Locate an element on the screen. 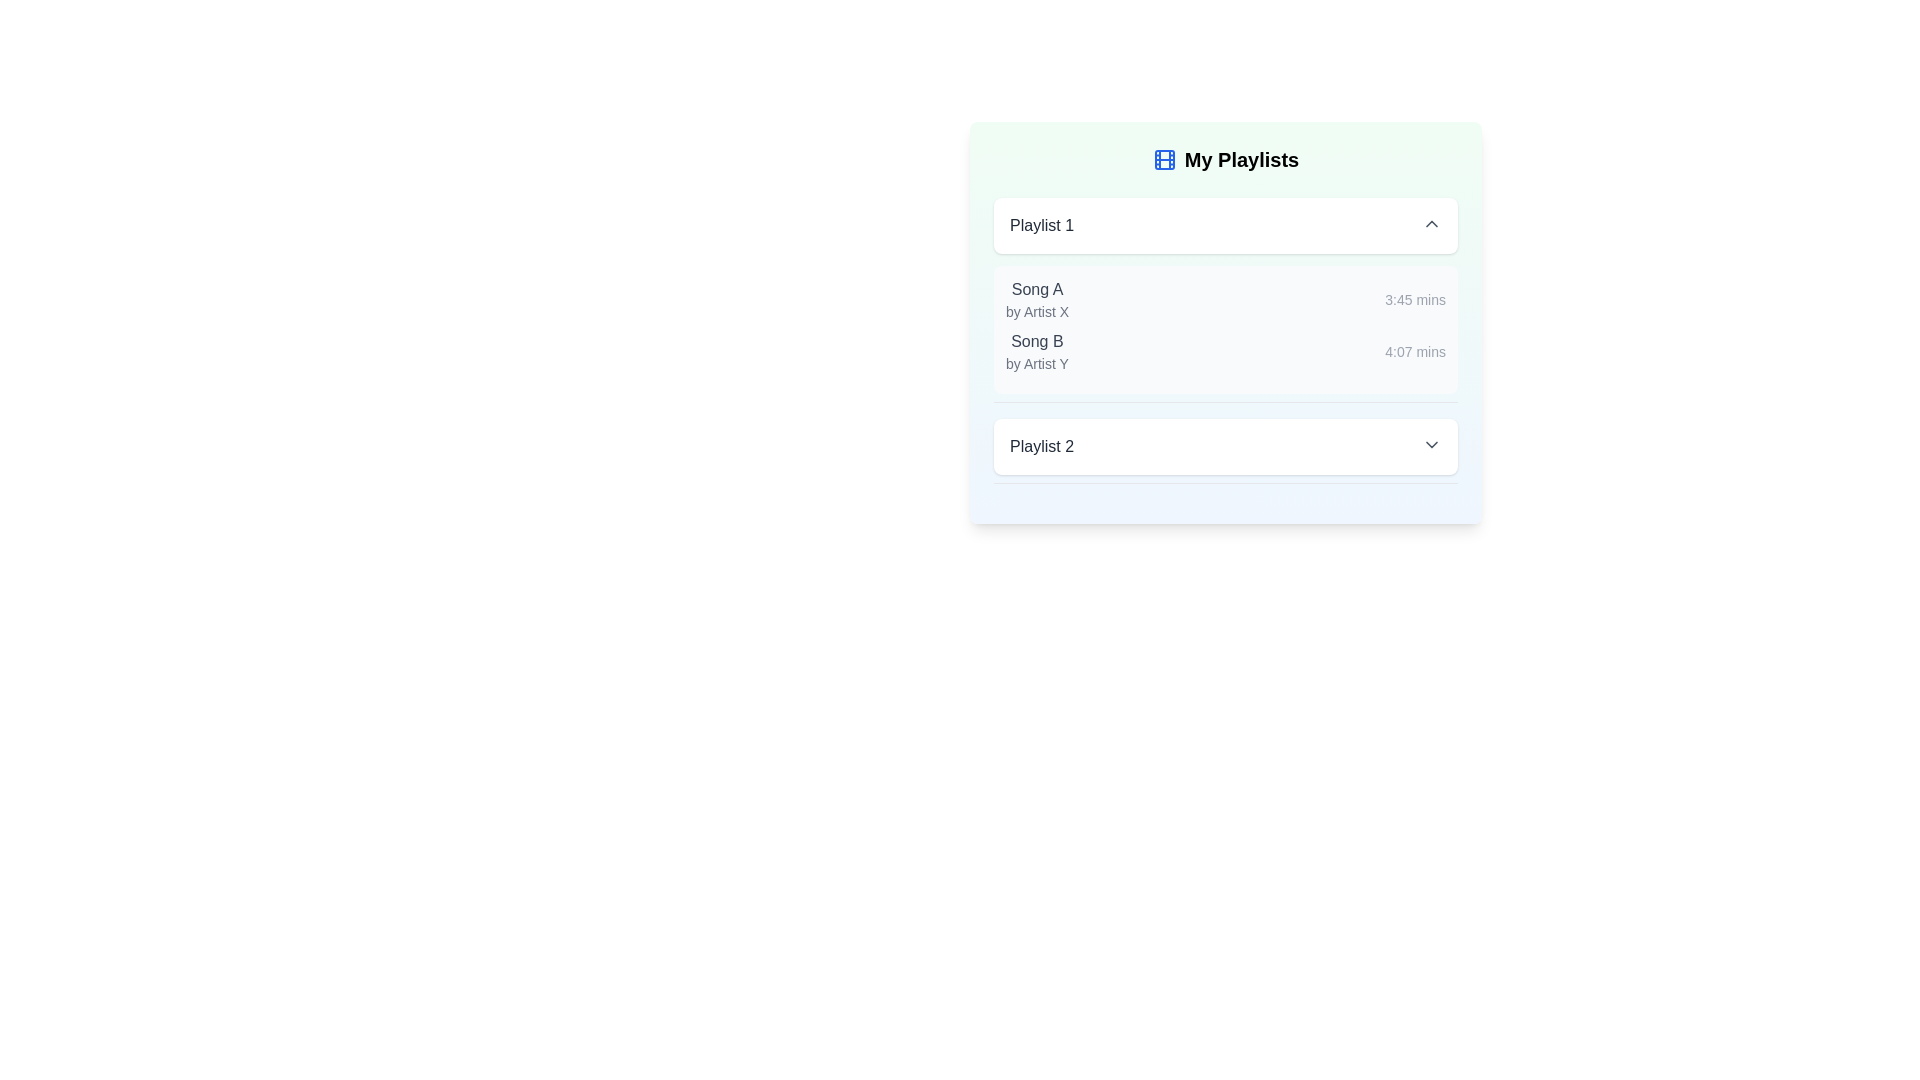  bold black text 'My Playlists' located at the top-center of the card-like section, which includes a blue filmstrip icon is located at coordinates (1224, 158).